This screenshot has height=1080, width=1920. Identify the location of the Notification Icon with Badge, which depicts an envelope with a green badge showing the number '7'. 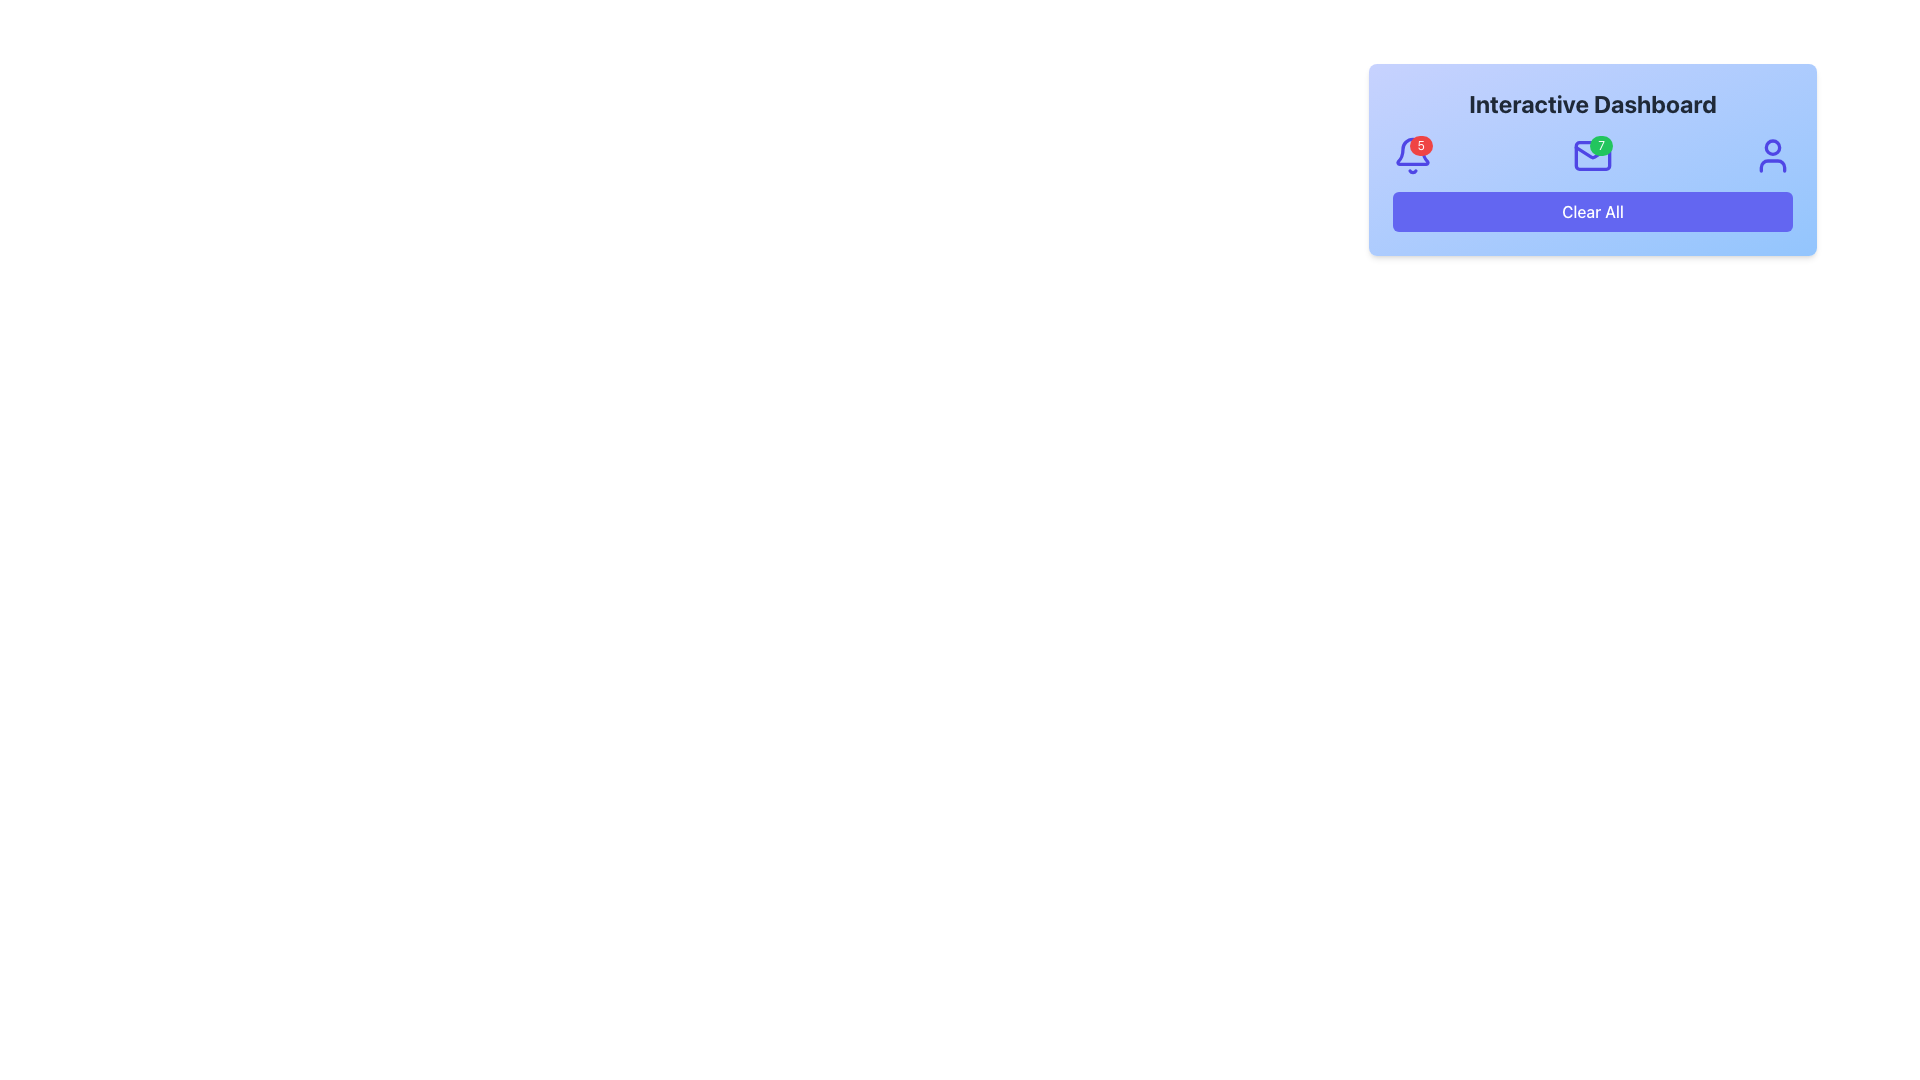
(1592, 154).